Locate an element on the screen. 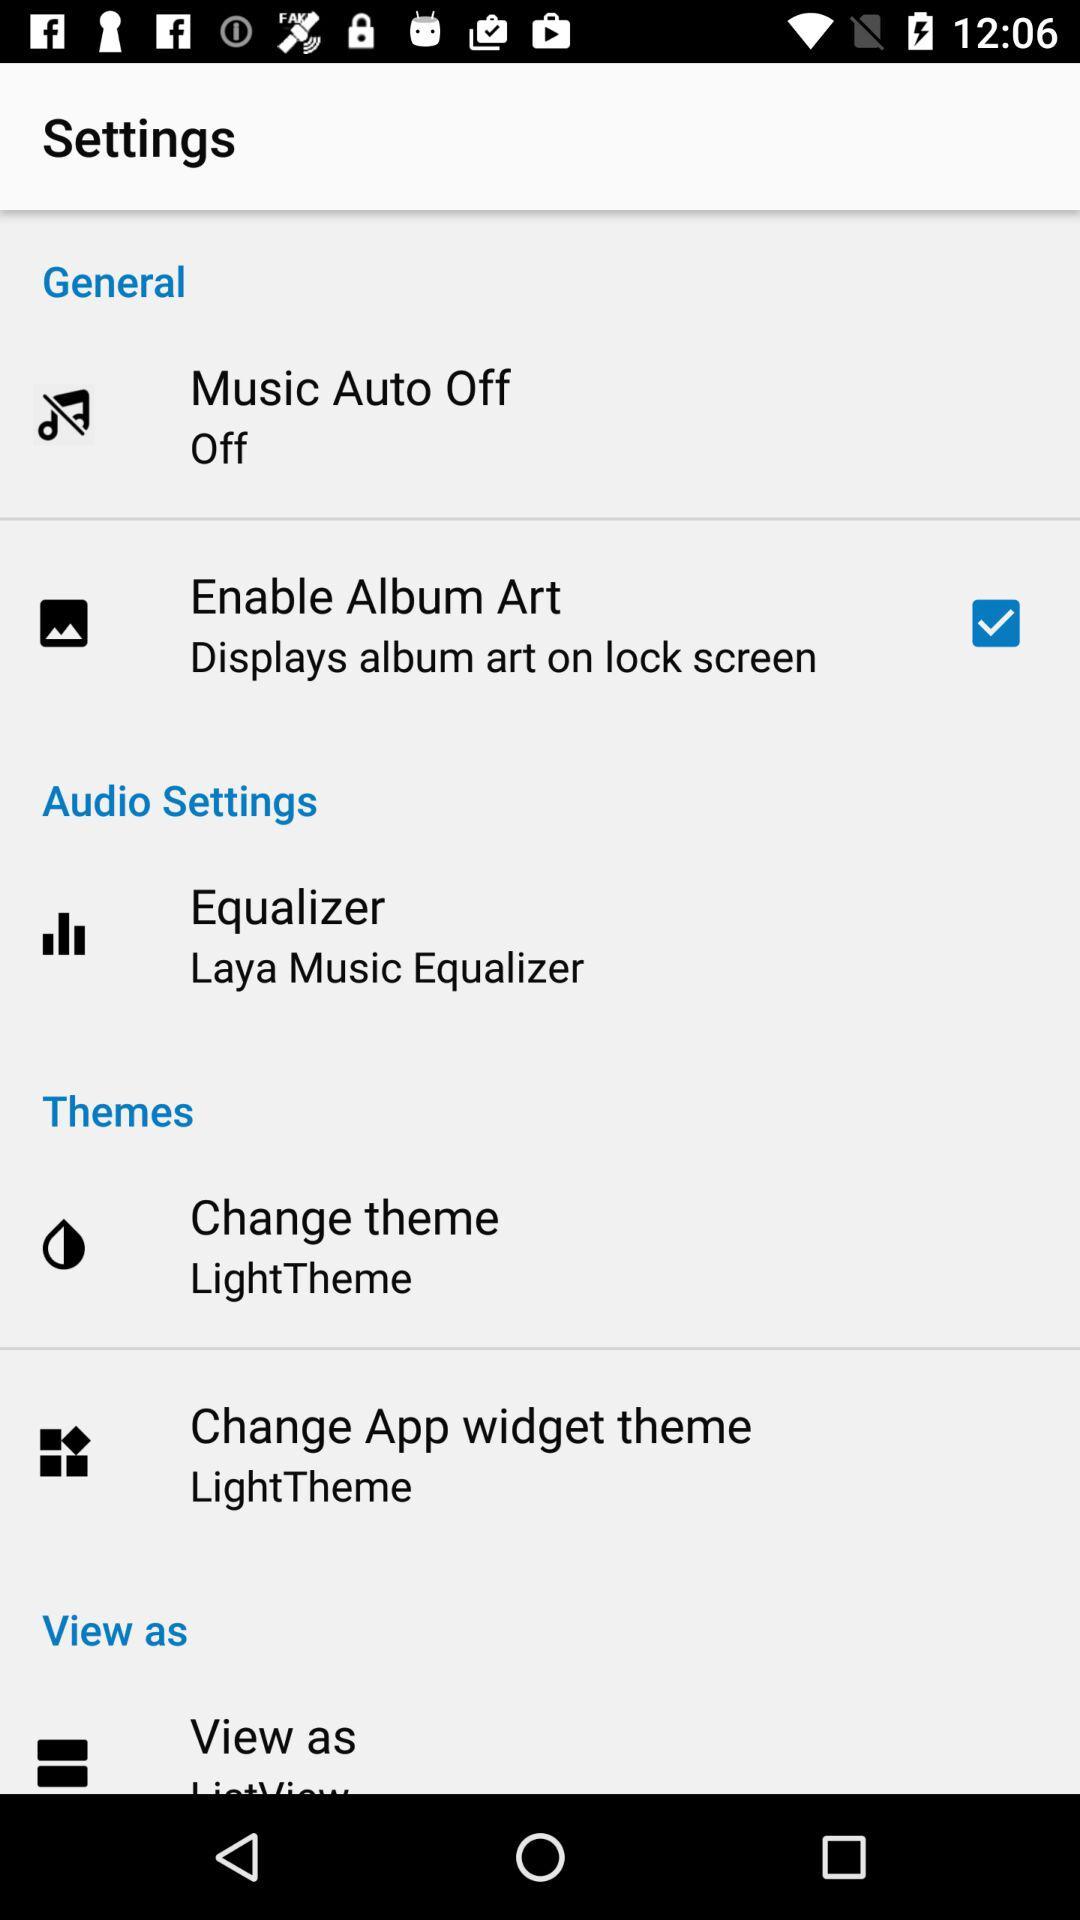  the item below the lighttheme is located at coordinates (470, 1423).